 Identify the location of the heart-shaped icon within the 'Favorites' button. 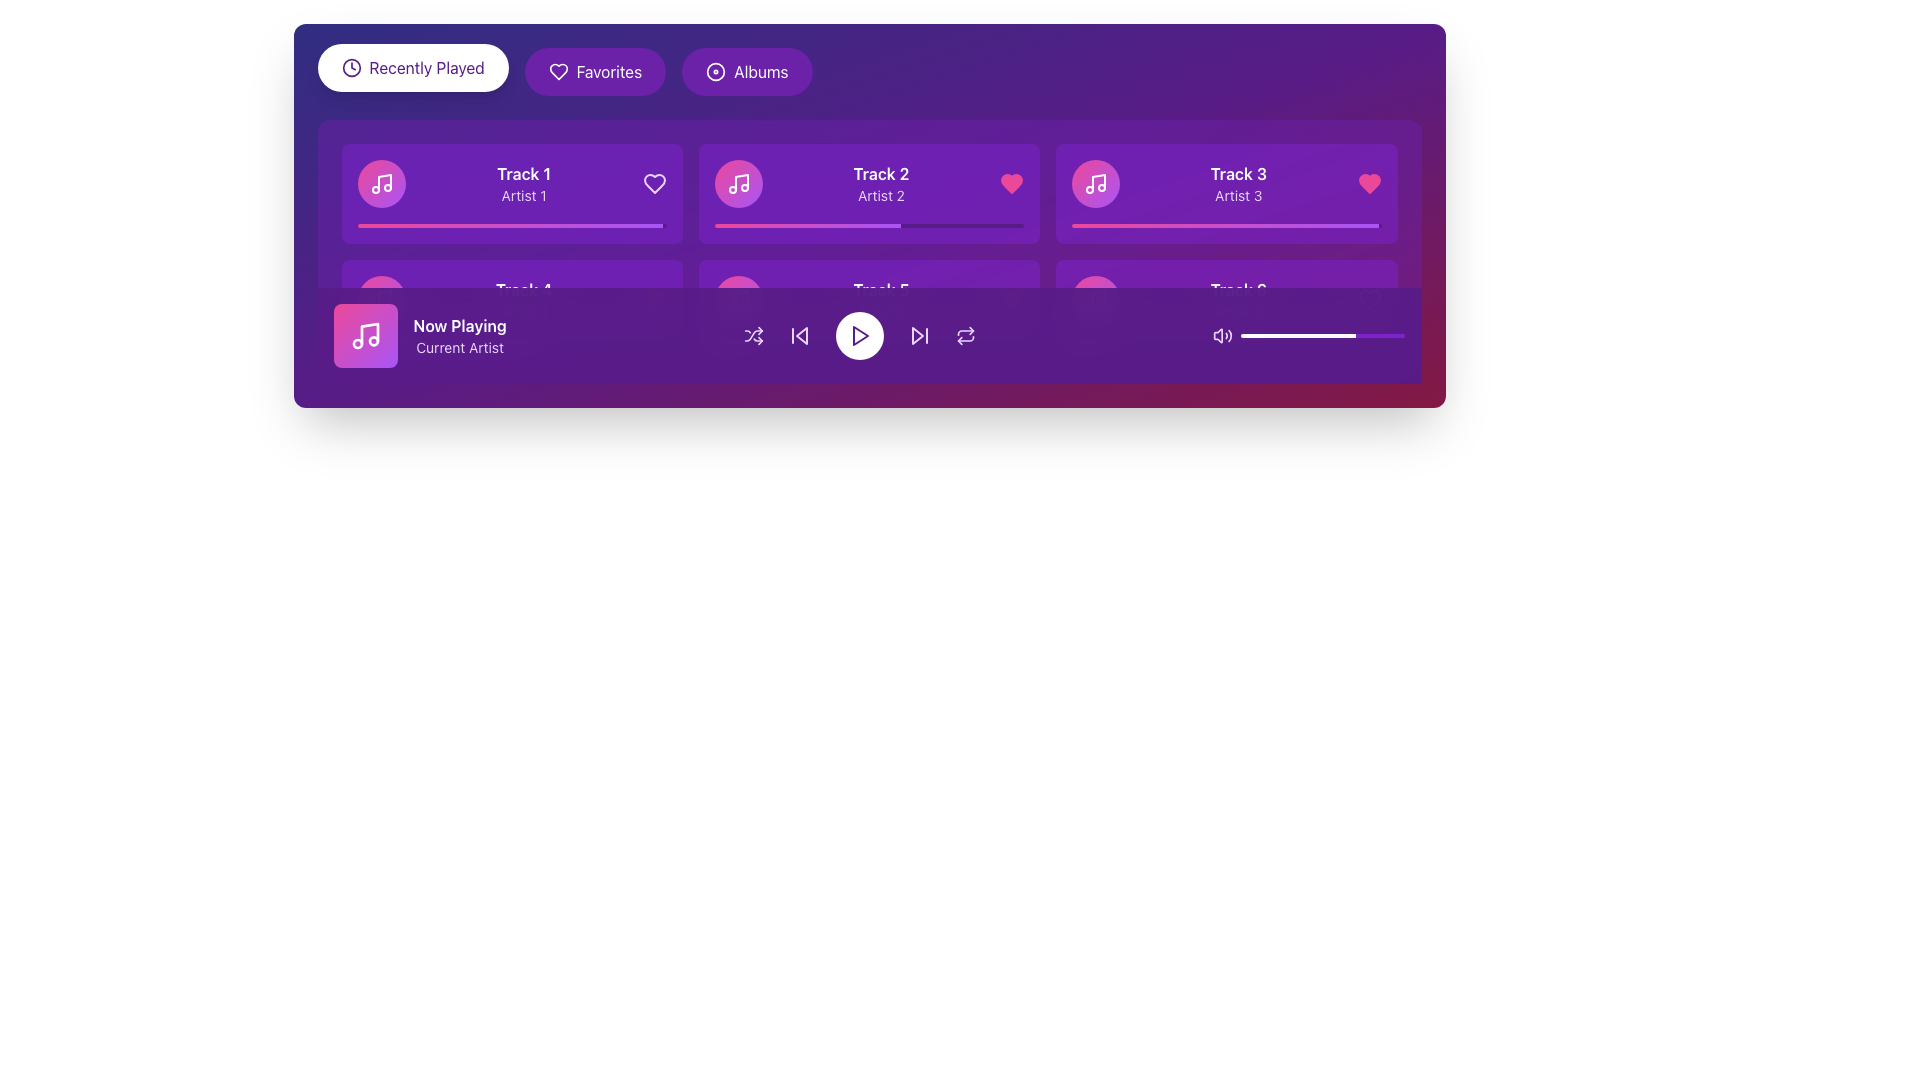
(558, 71).